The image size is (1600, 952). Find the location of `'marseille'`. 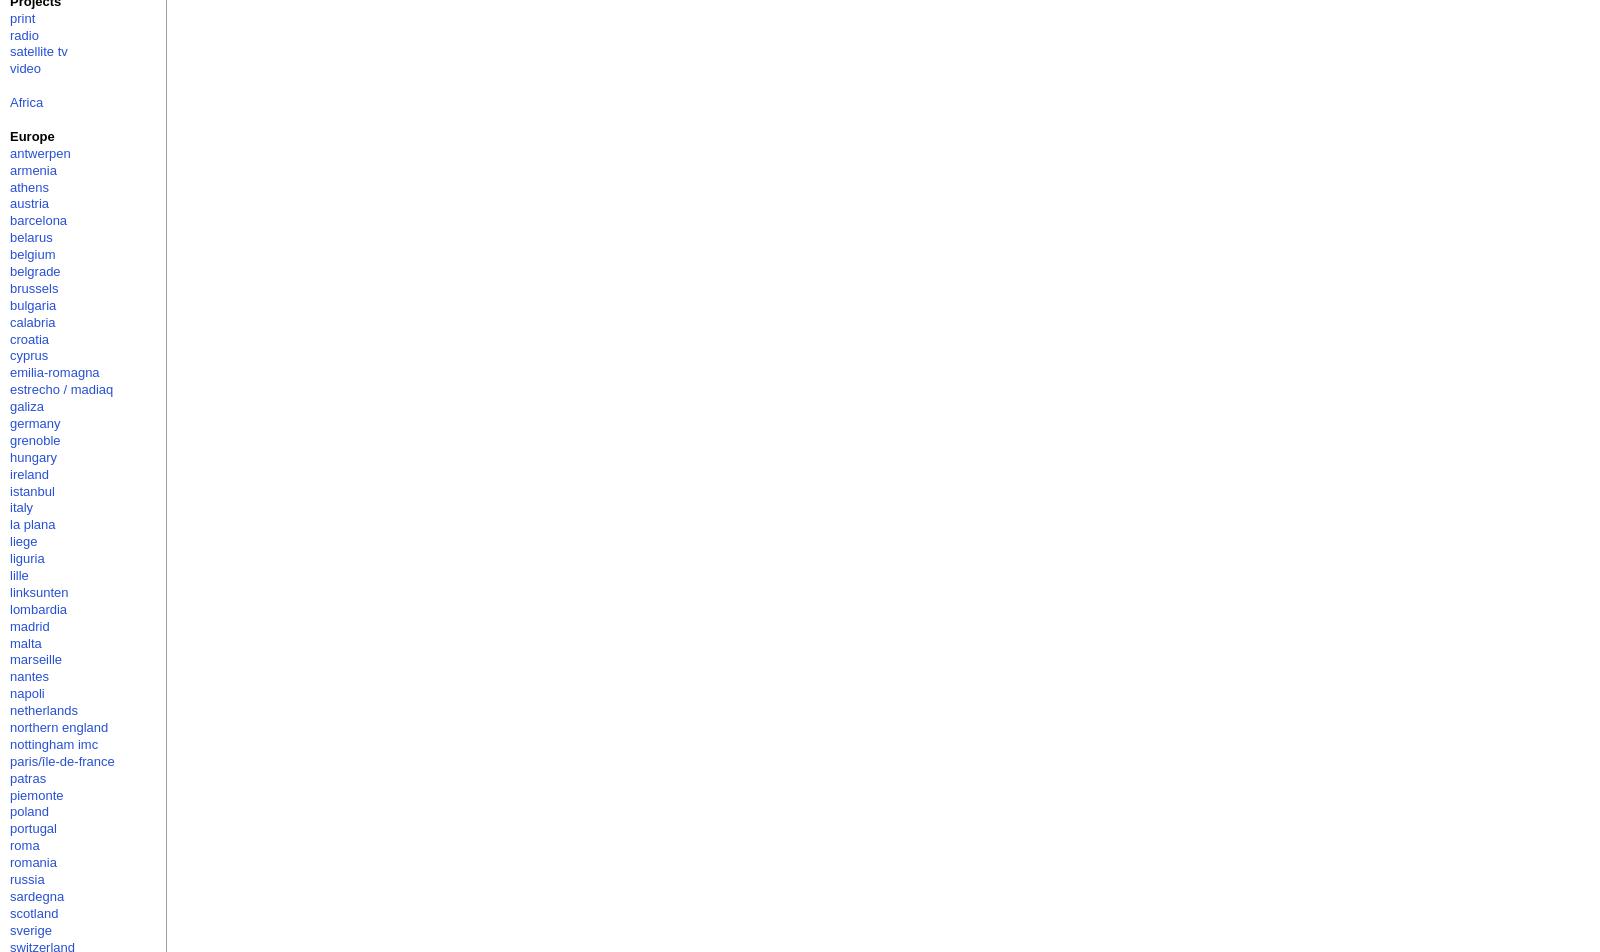

'marseille' is located at coordinates (35, 659).